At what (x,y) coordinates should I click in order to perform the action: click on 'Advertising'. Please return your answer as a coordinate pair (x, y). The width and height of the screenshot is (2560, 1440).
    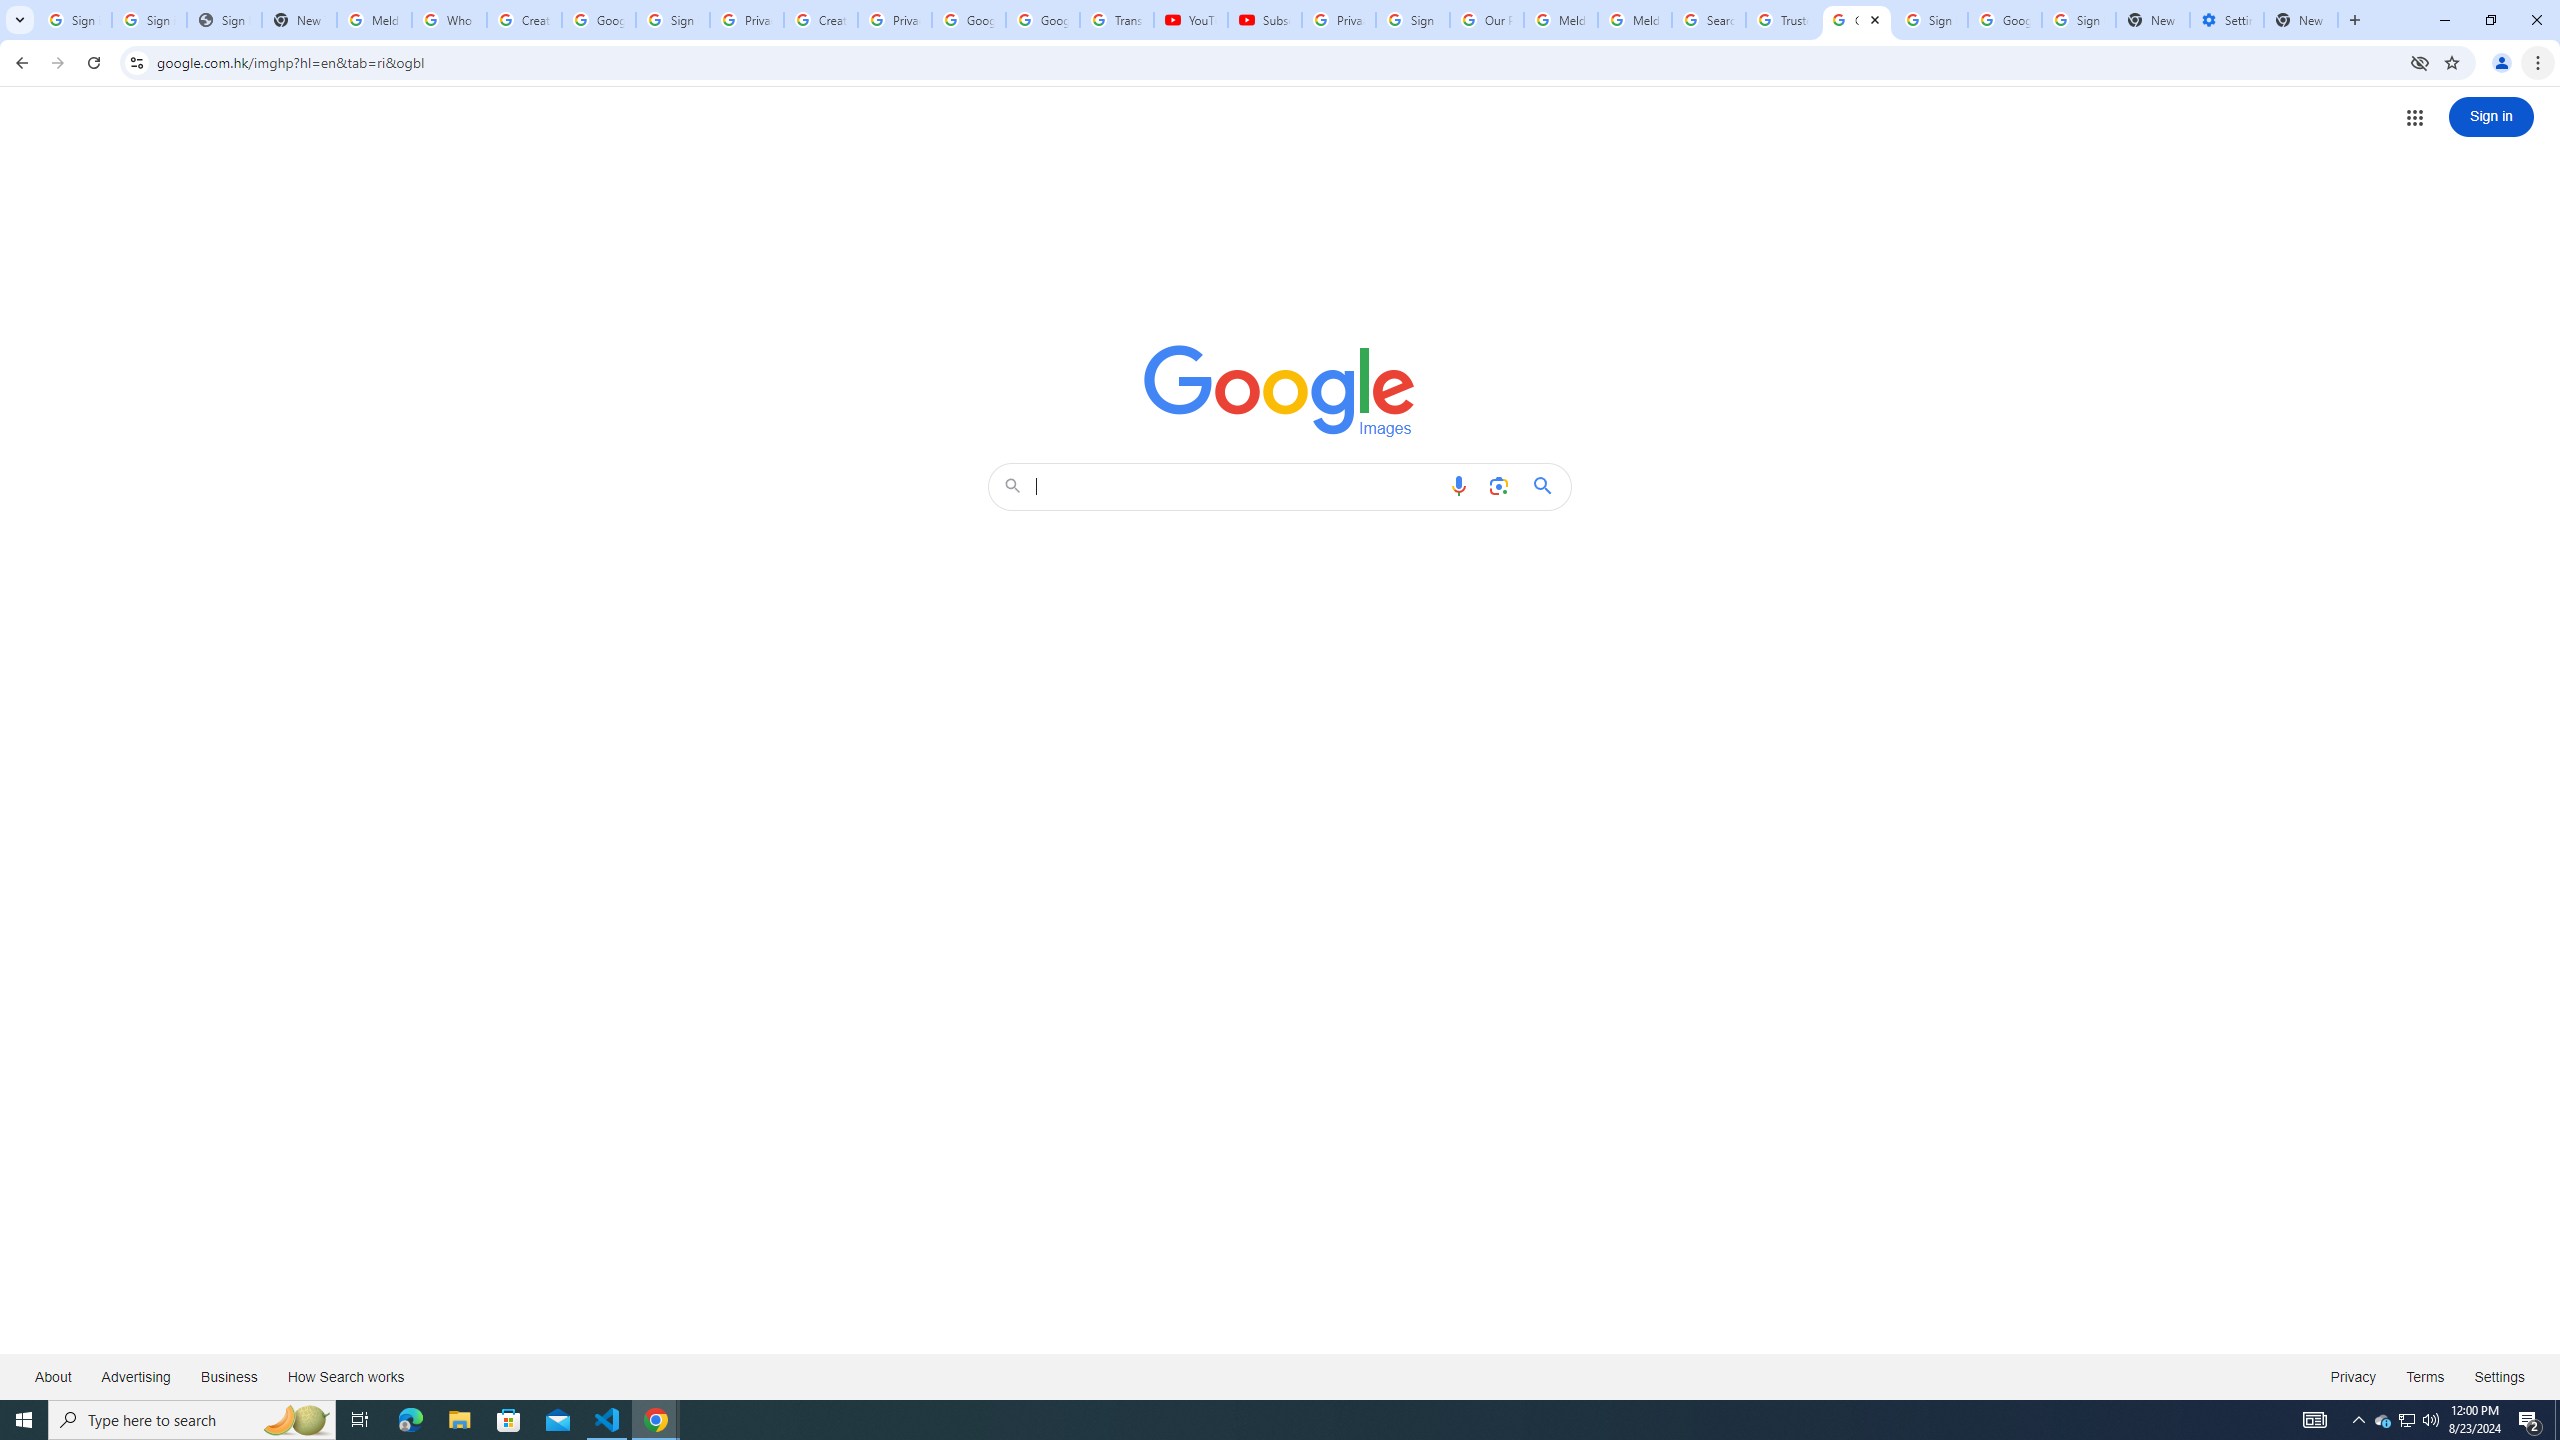
    Looking at the image, I should click on (135, 1375).